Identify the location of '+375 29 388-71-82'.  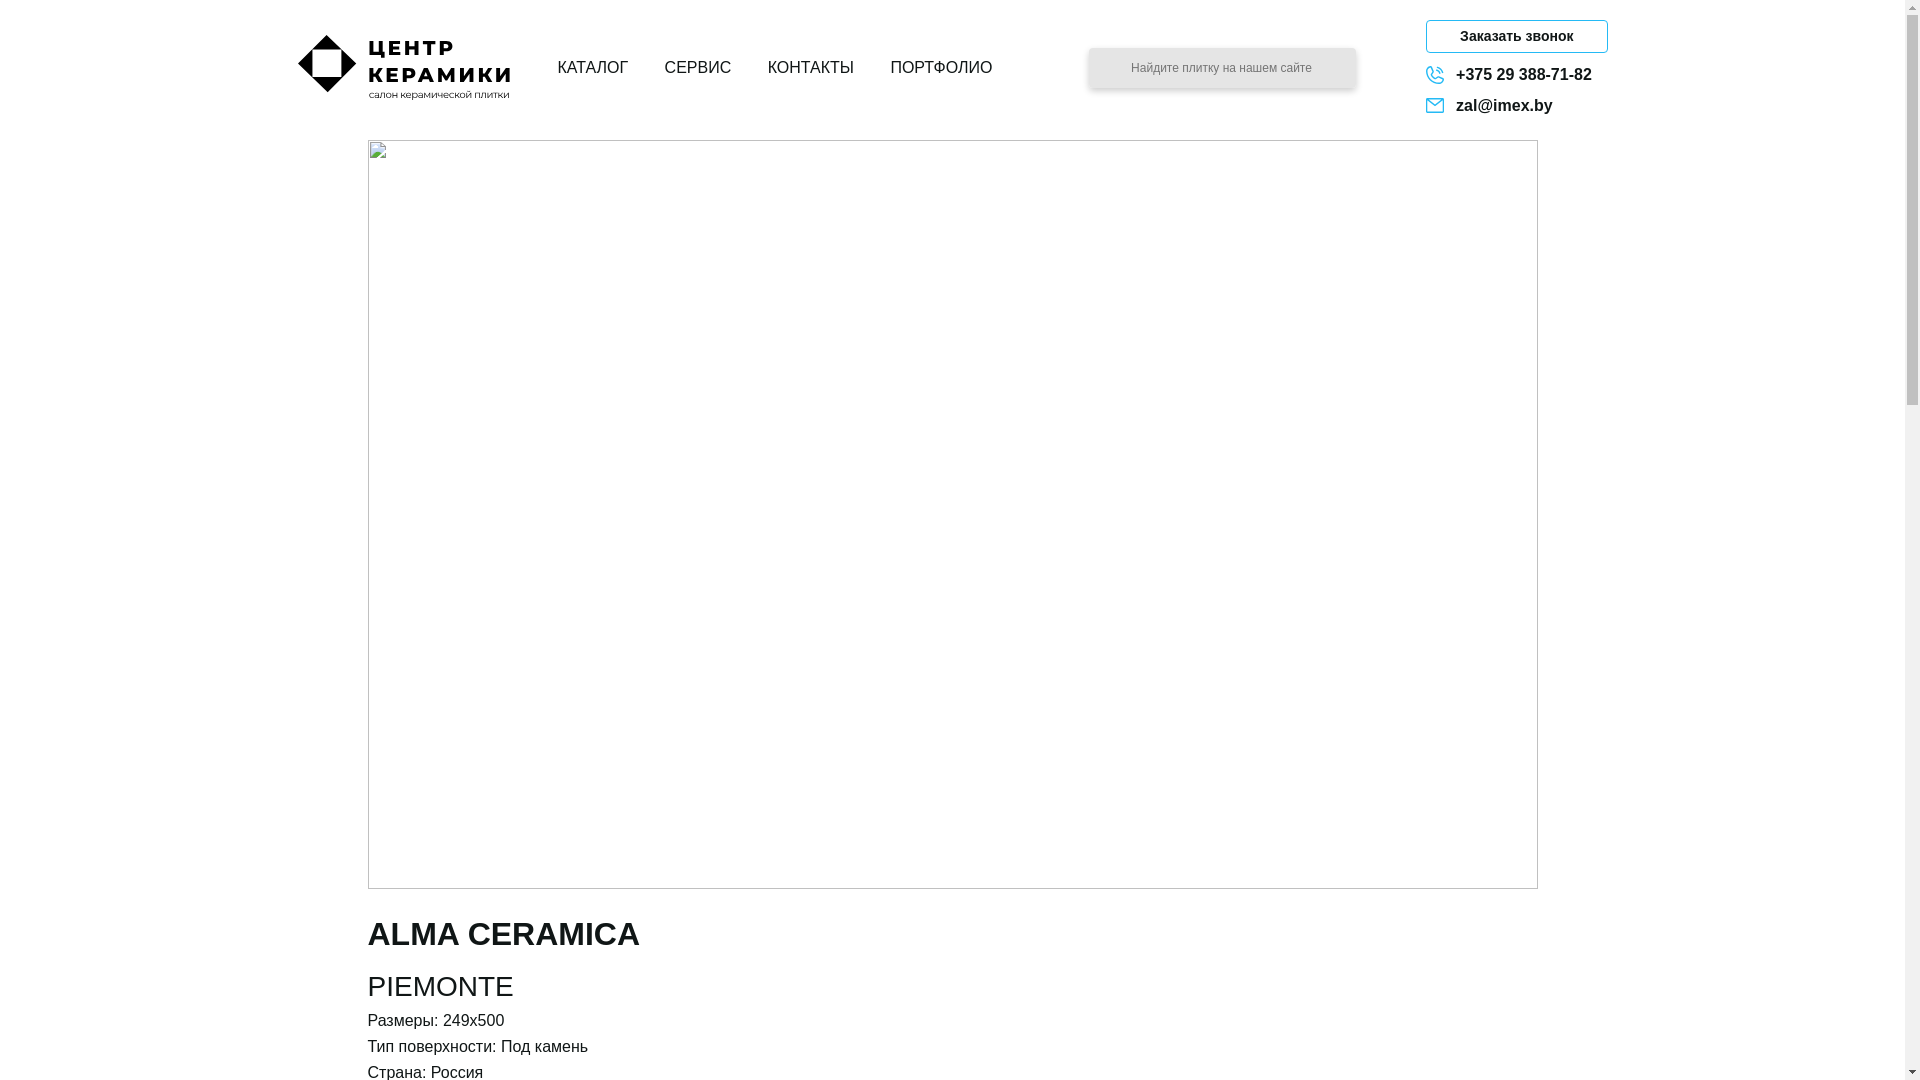
(1516, 73).